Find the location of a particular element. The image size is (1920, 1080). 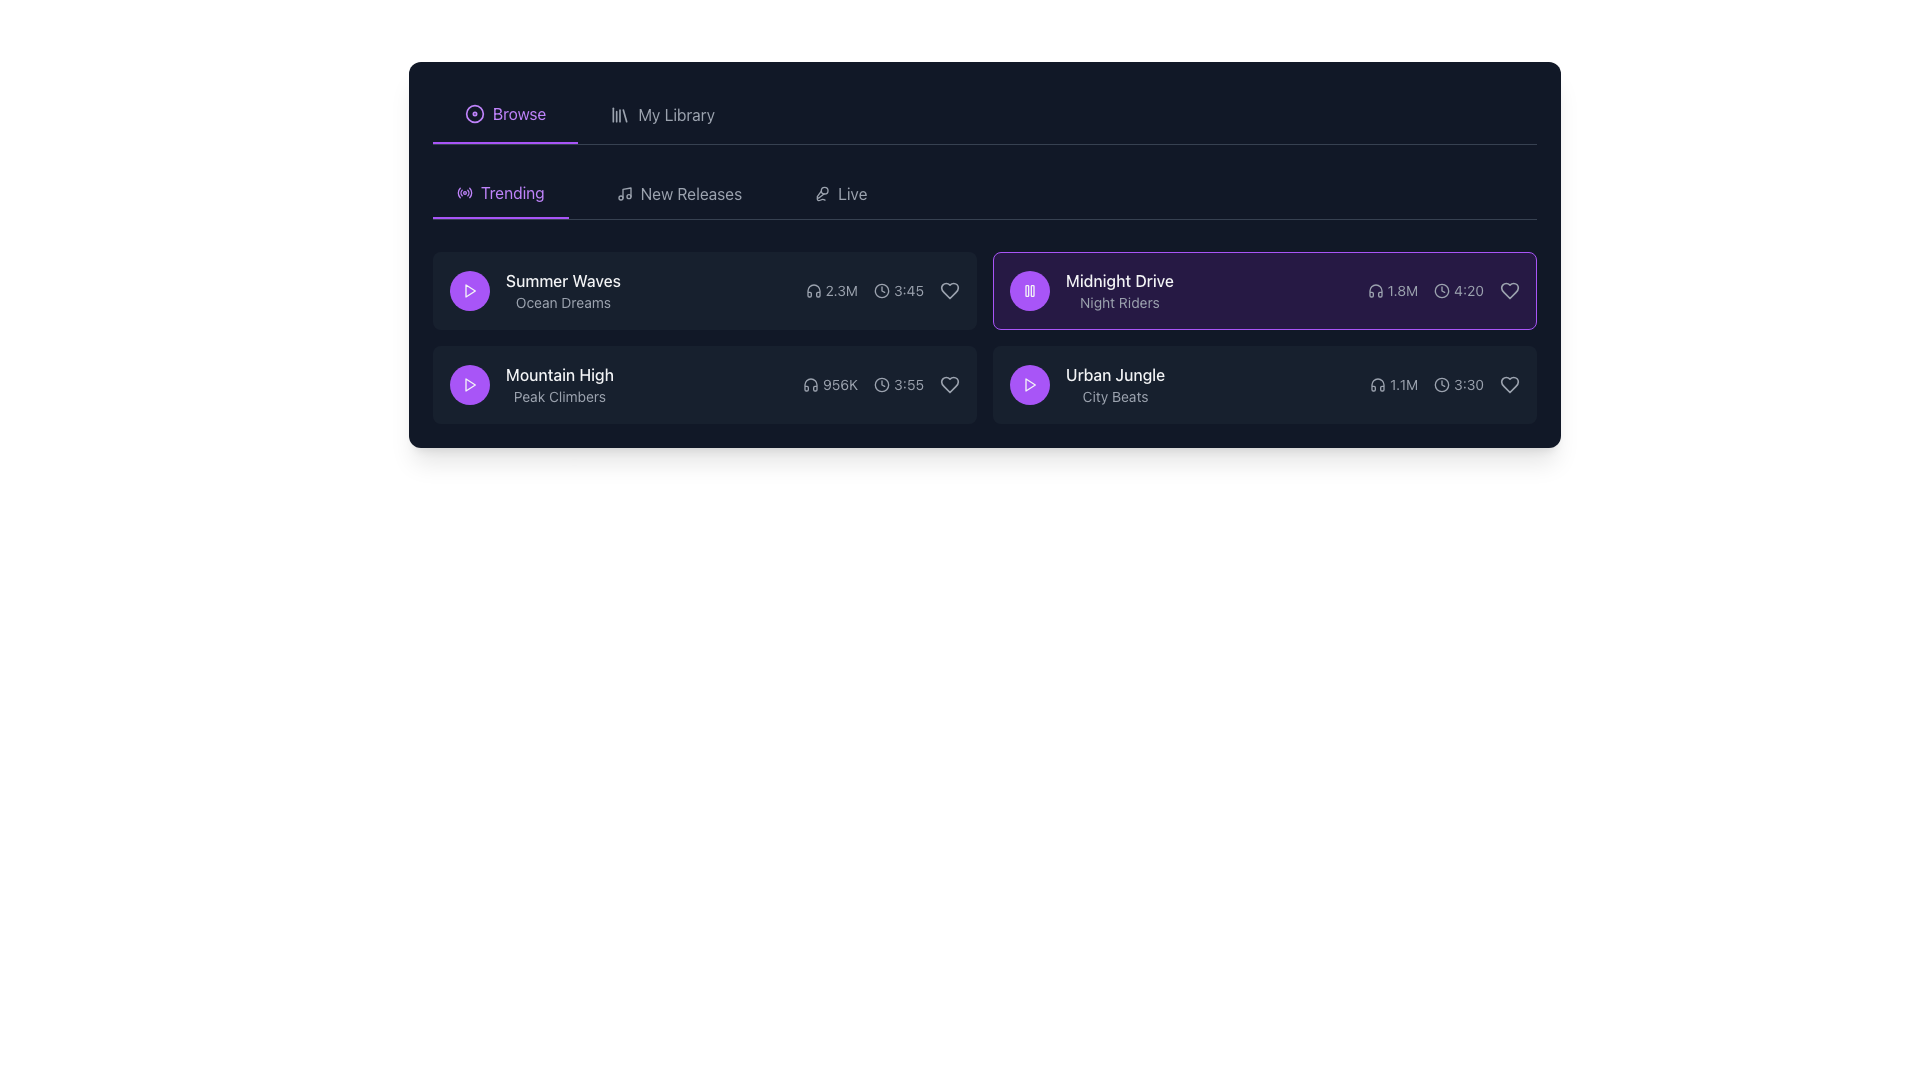

the 'favorite' or 'like' icon for the song 'Midnight Drive' by 'Night Riders' to change its color state to purple is located at coordinates (1510, 290).